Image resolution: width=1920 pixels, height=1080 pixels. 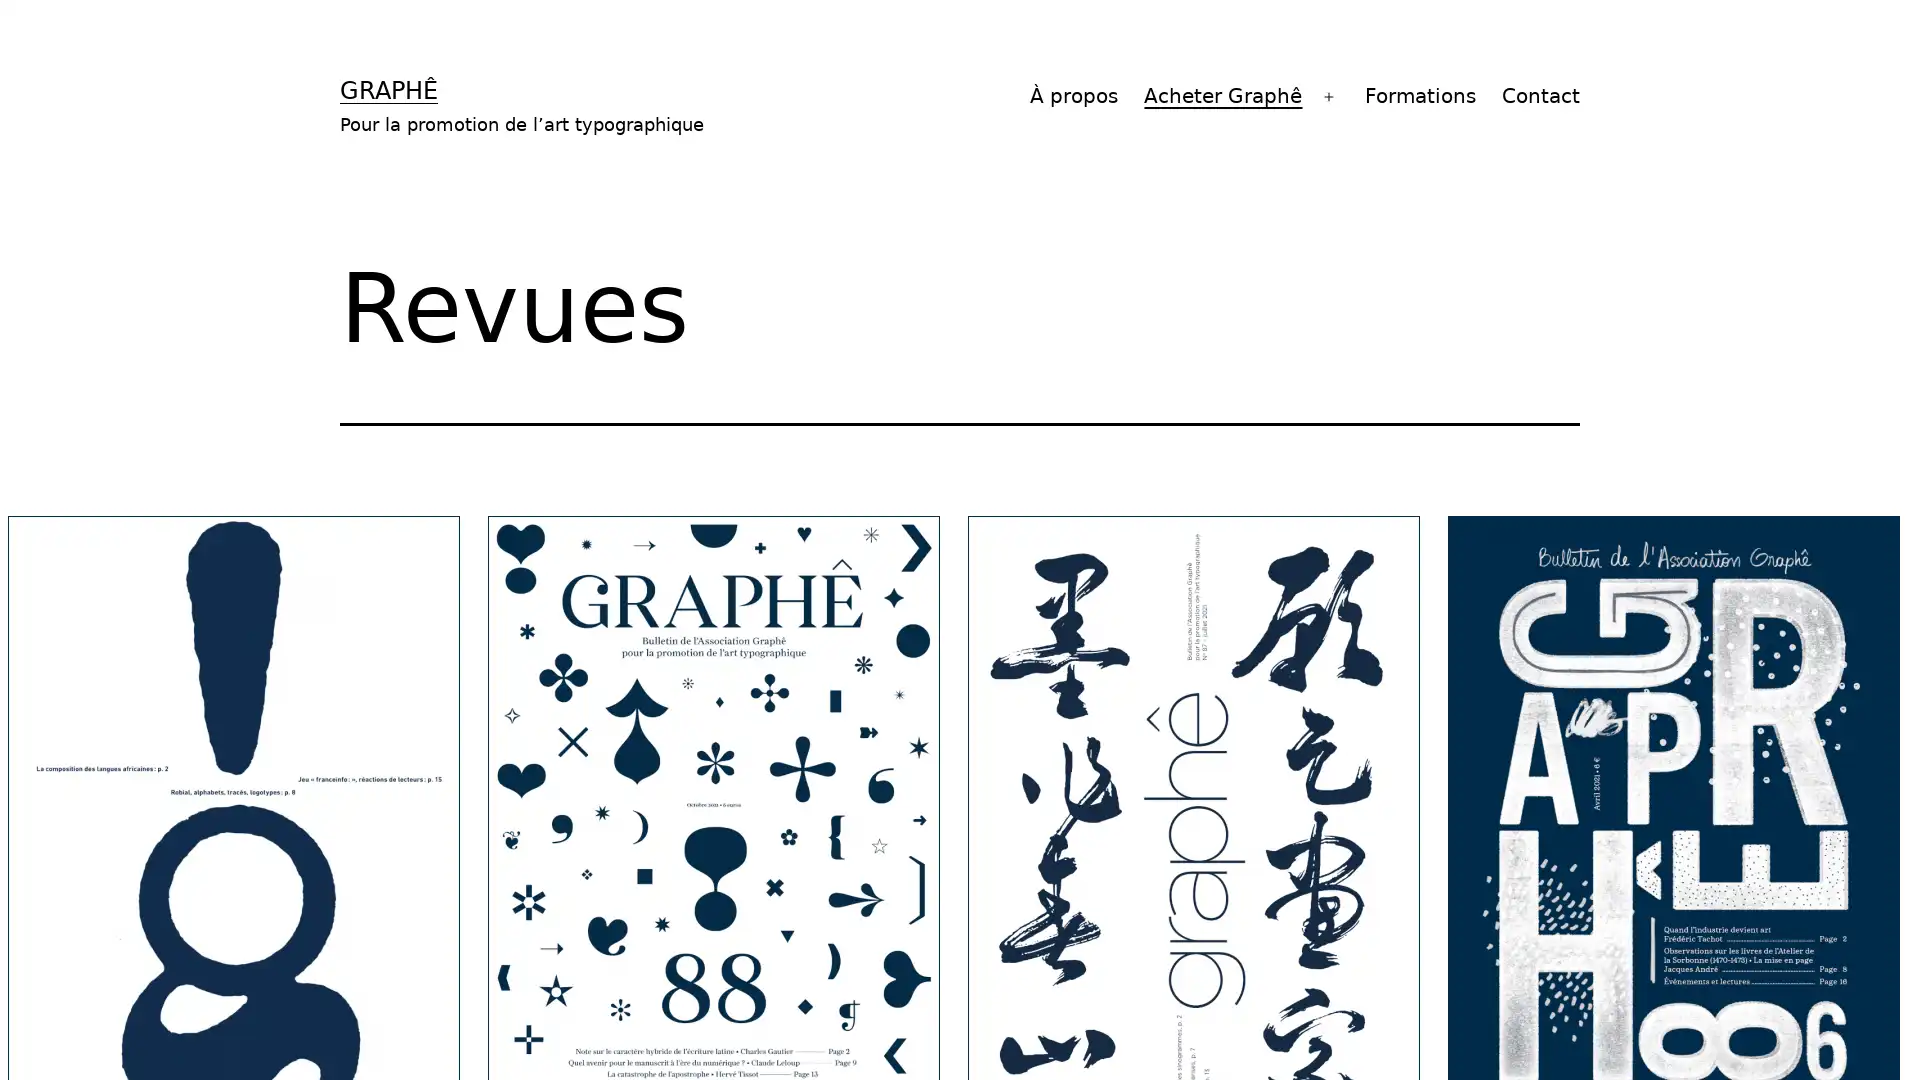 What do you see at coordinates (1329, 96) in the screenshot?
I see `Ouvrir le menu` at bounding box center [1329, 96].